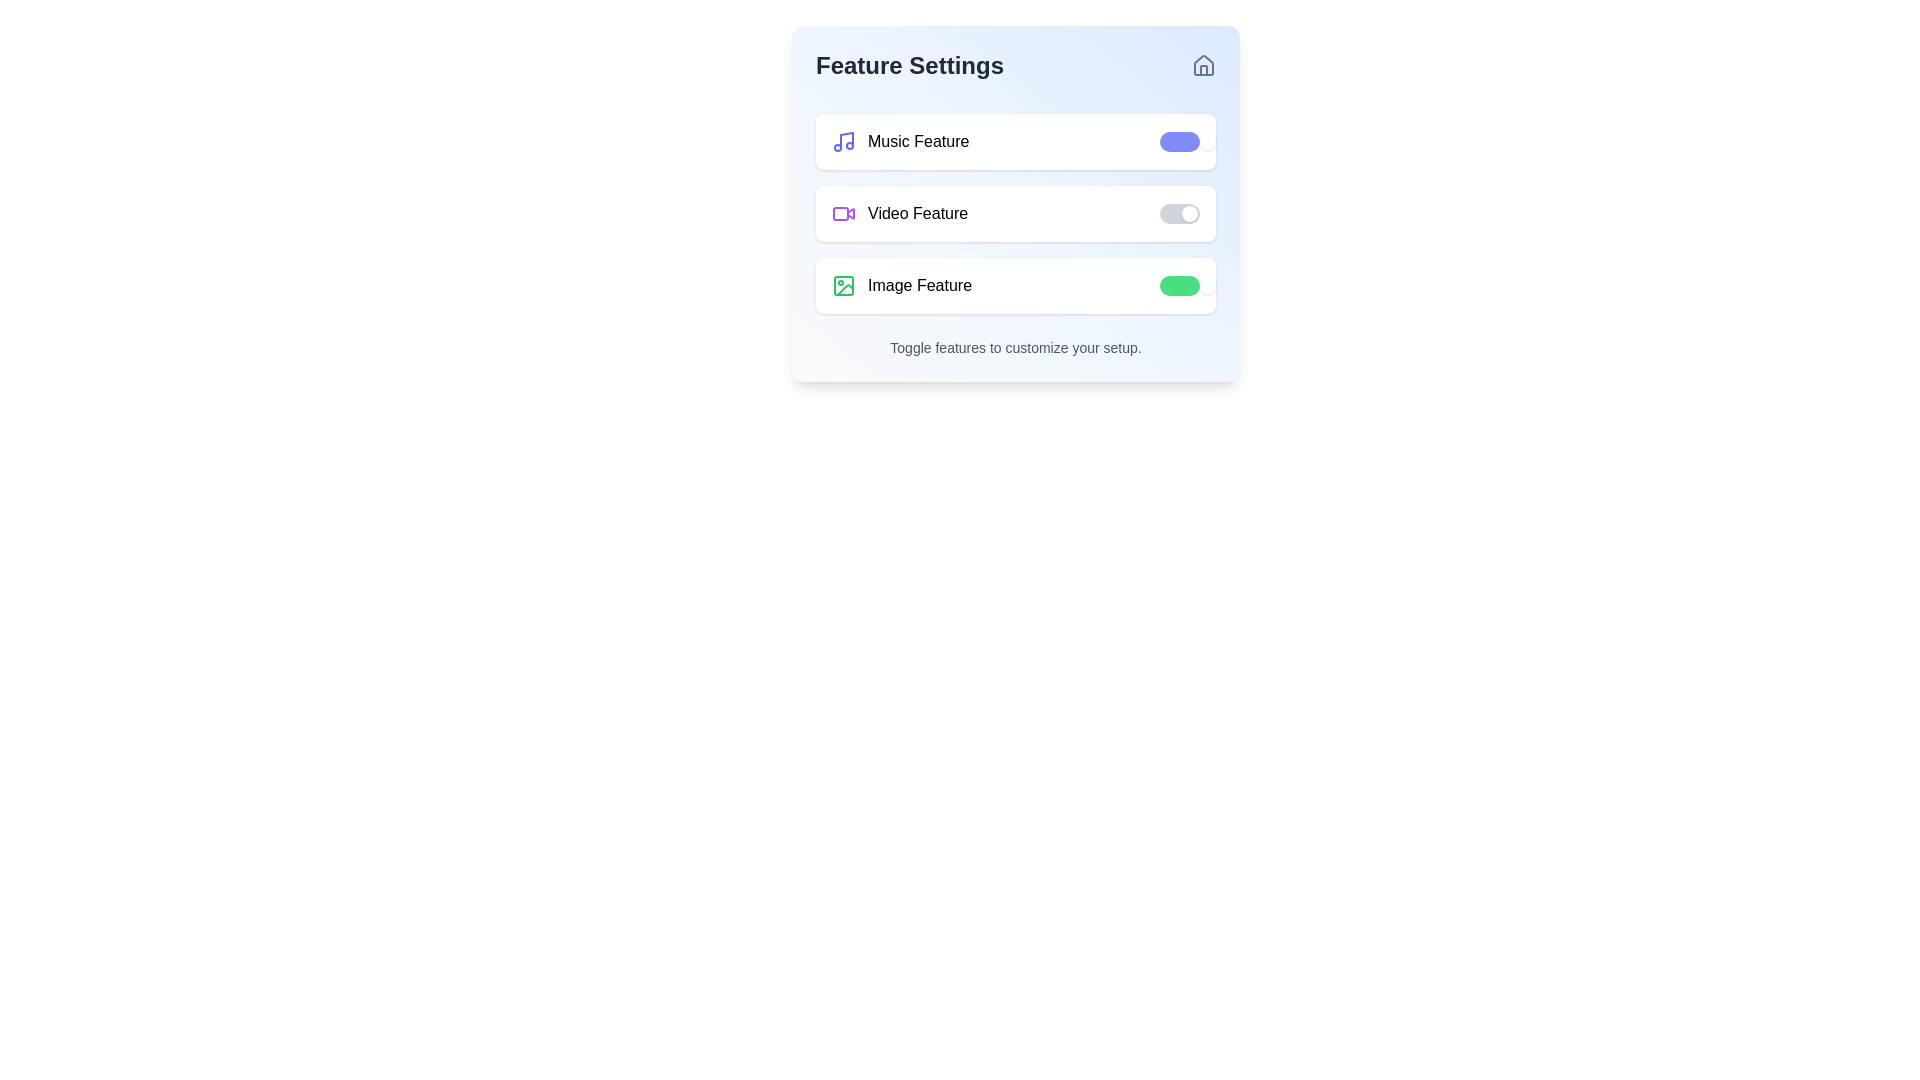  What do you see at coordinates (1203, 64) in the screenshot?
I see `the stylized house icon located at the top-right corner of the 'Feature Settings' card` at bounding box center [1203, 64].